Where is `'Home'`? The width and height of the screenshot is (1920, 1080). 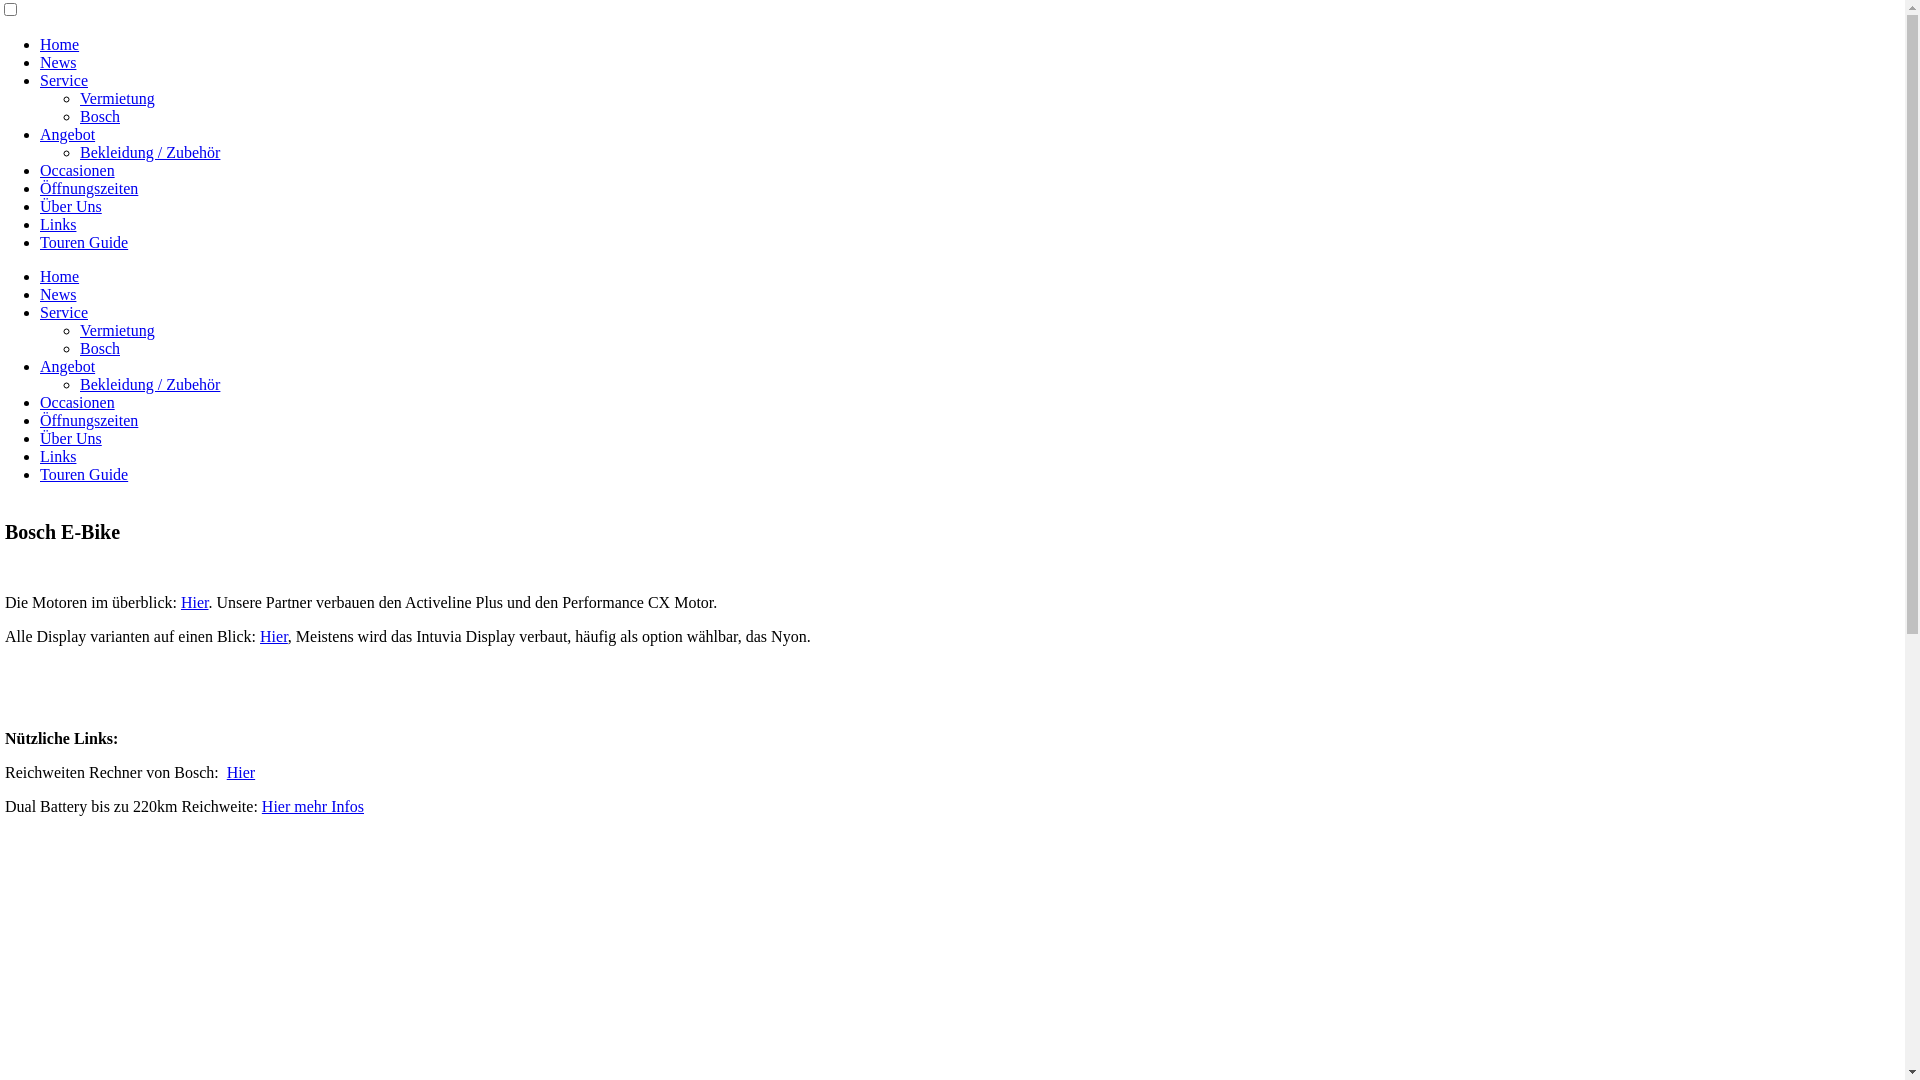 'Home' is located at coordinates (59, 276).